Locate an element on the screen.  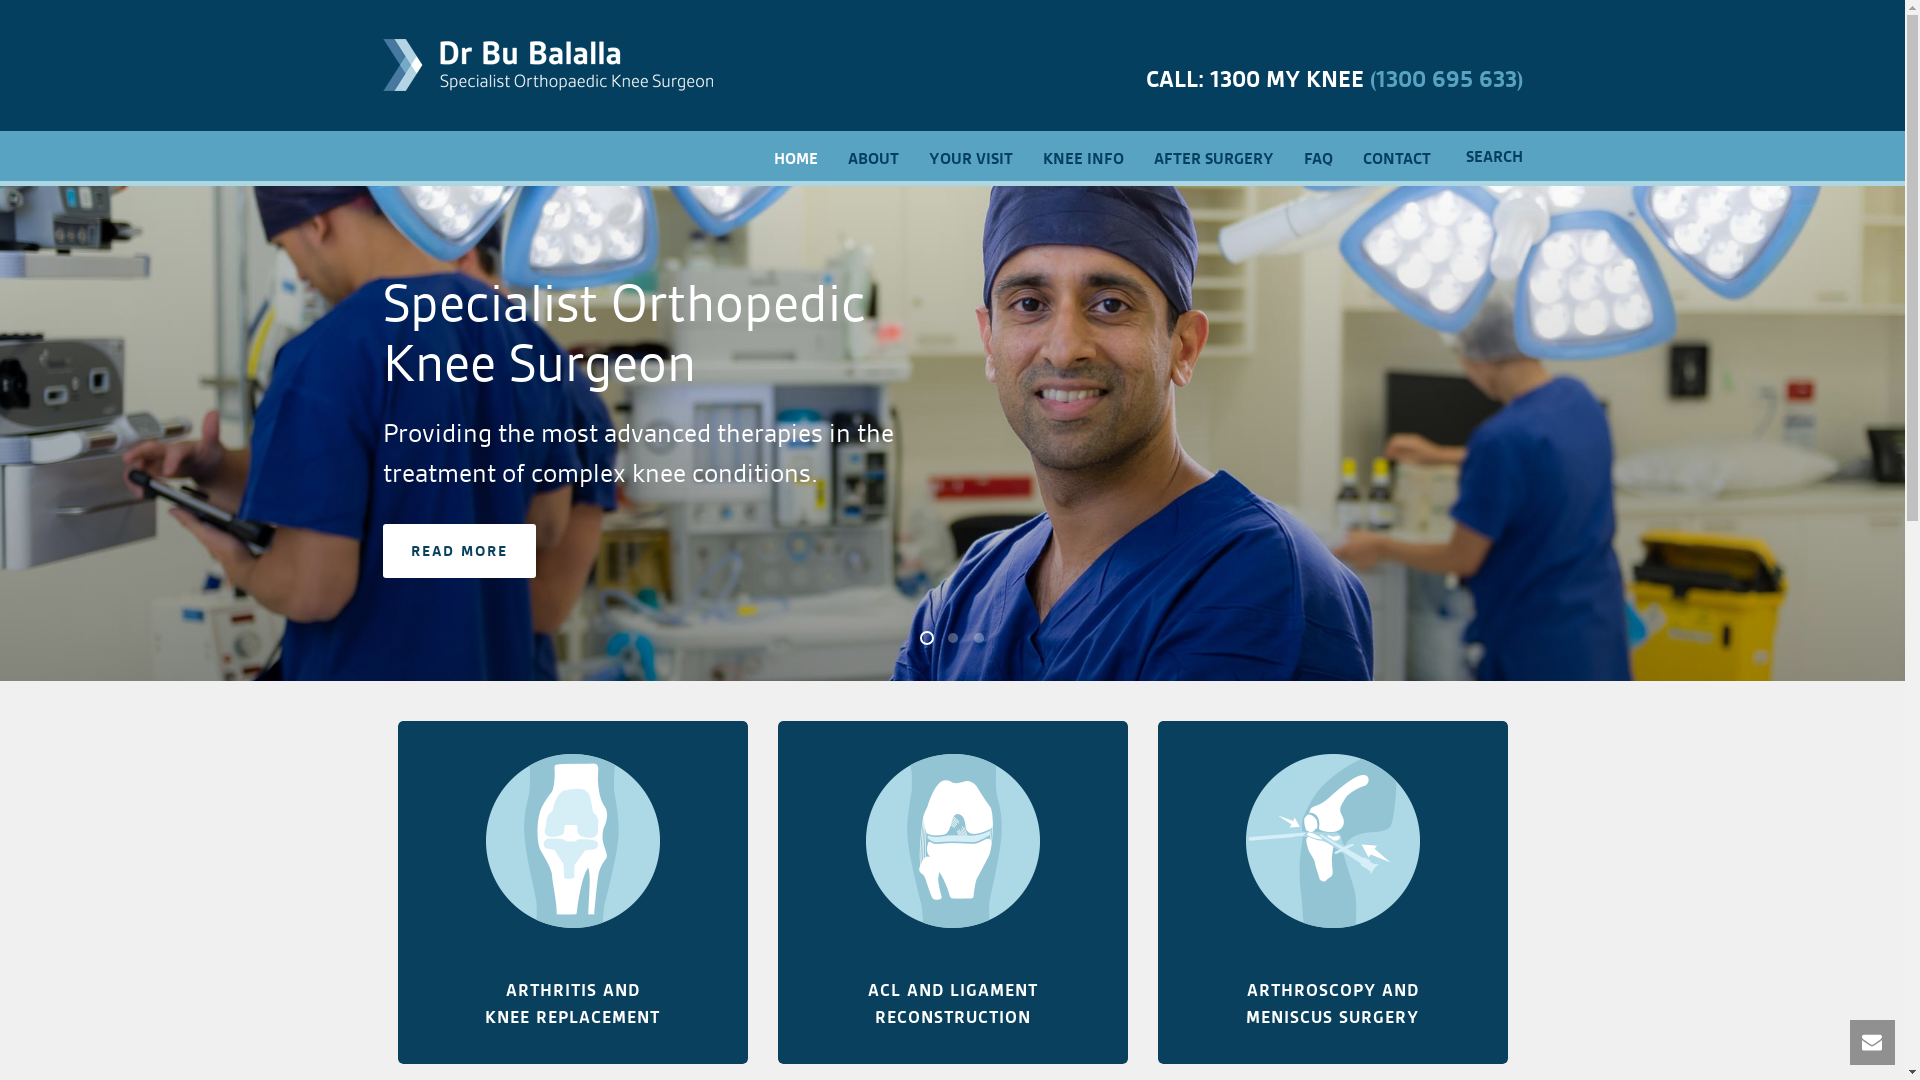
'ARTHRITIS AND' is located at coordinates (571, 990).